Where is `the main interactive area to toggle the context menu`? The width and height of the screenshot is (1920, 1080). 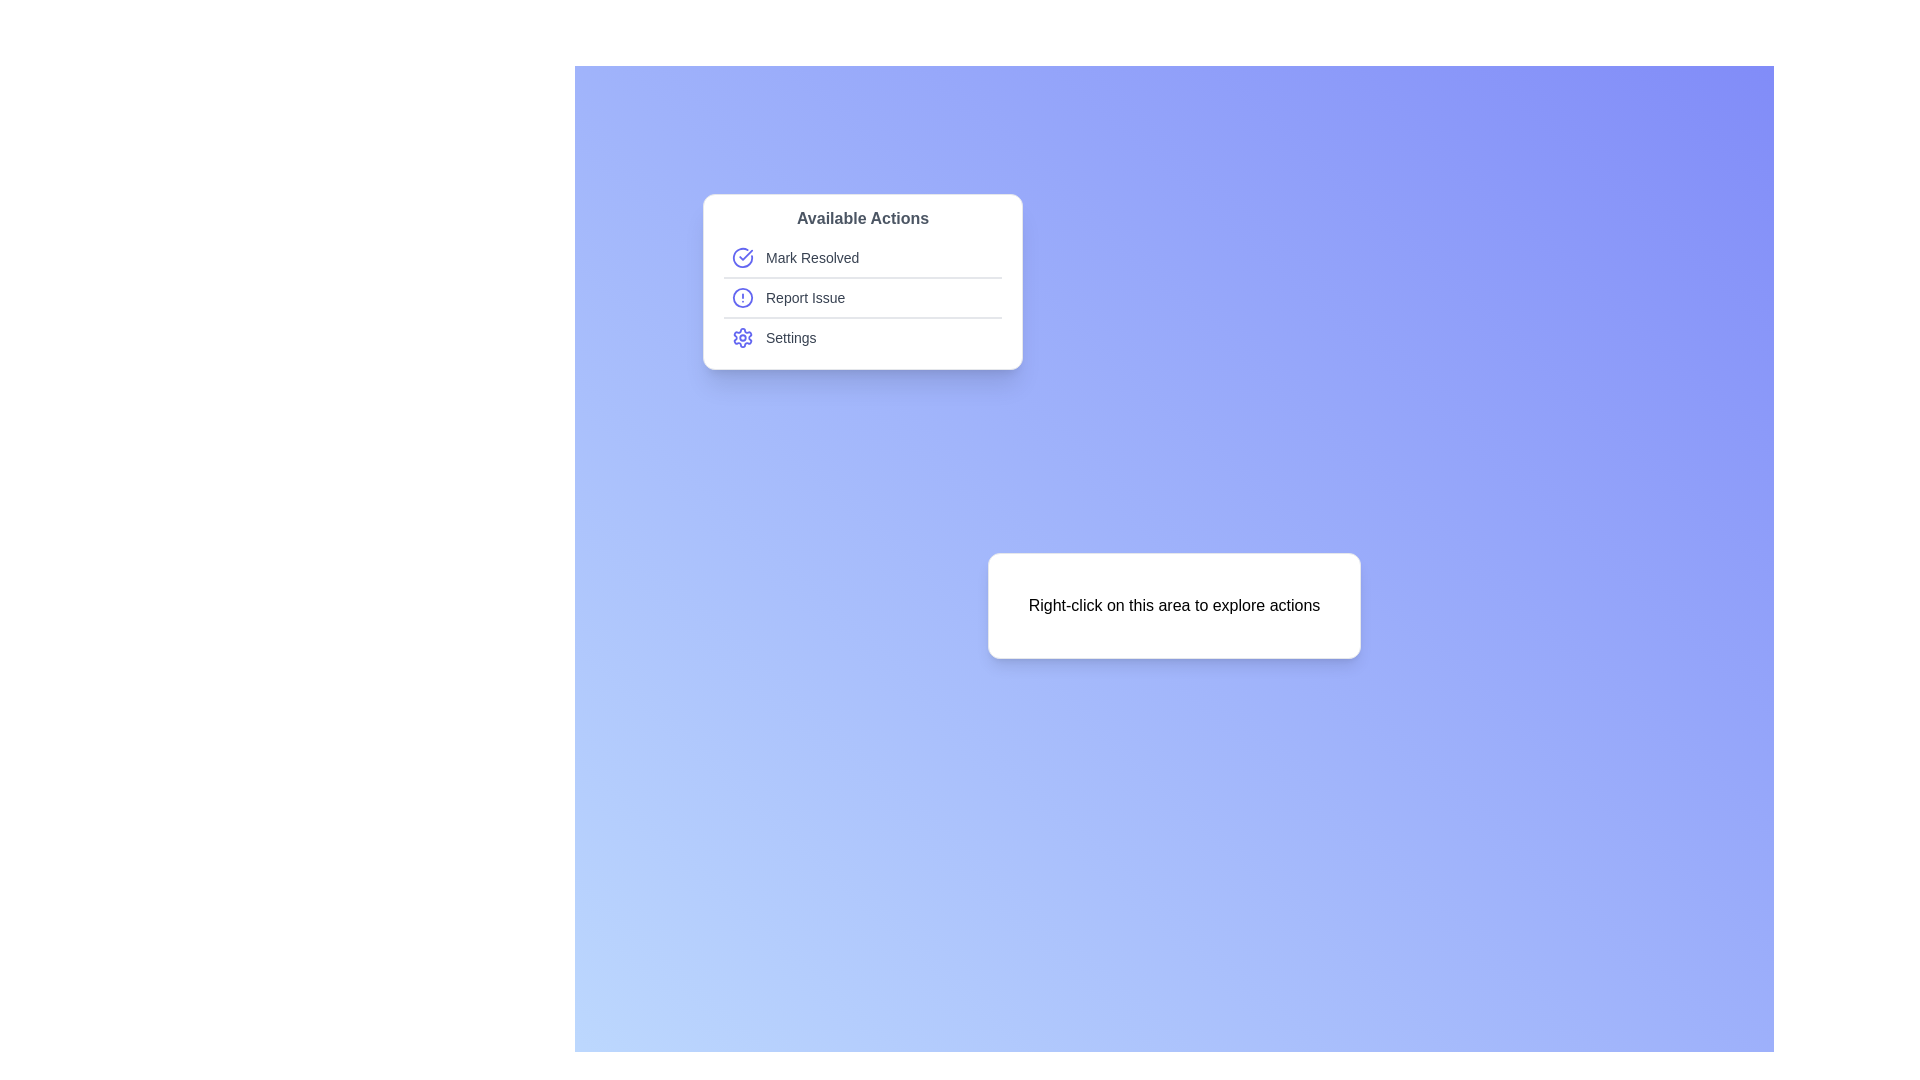
the main interactive area to toggle the context menu is located at coordinates (1174, 604).